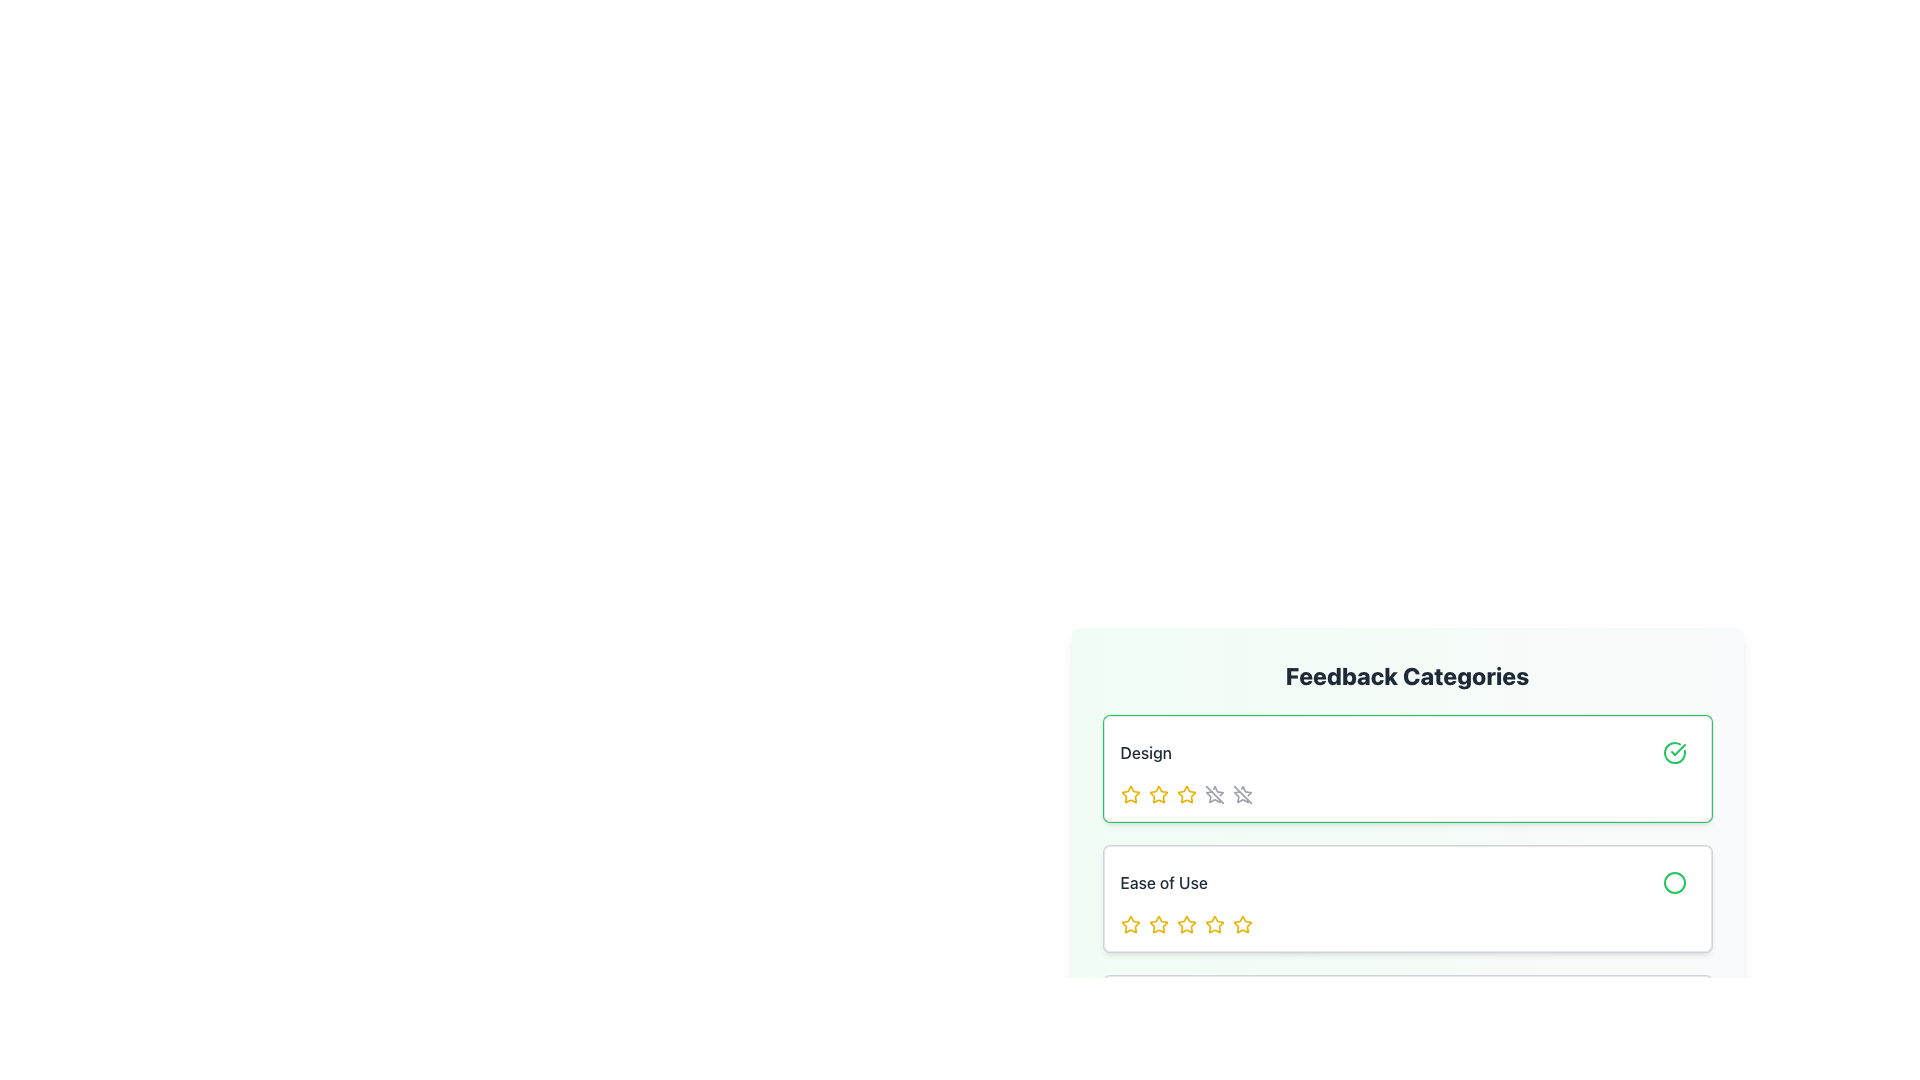  Describe the element at coordinates (1158, 793) in the screenshot. I see `the second star icon in the 'Design' feedback section` at that location.